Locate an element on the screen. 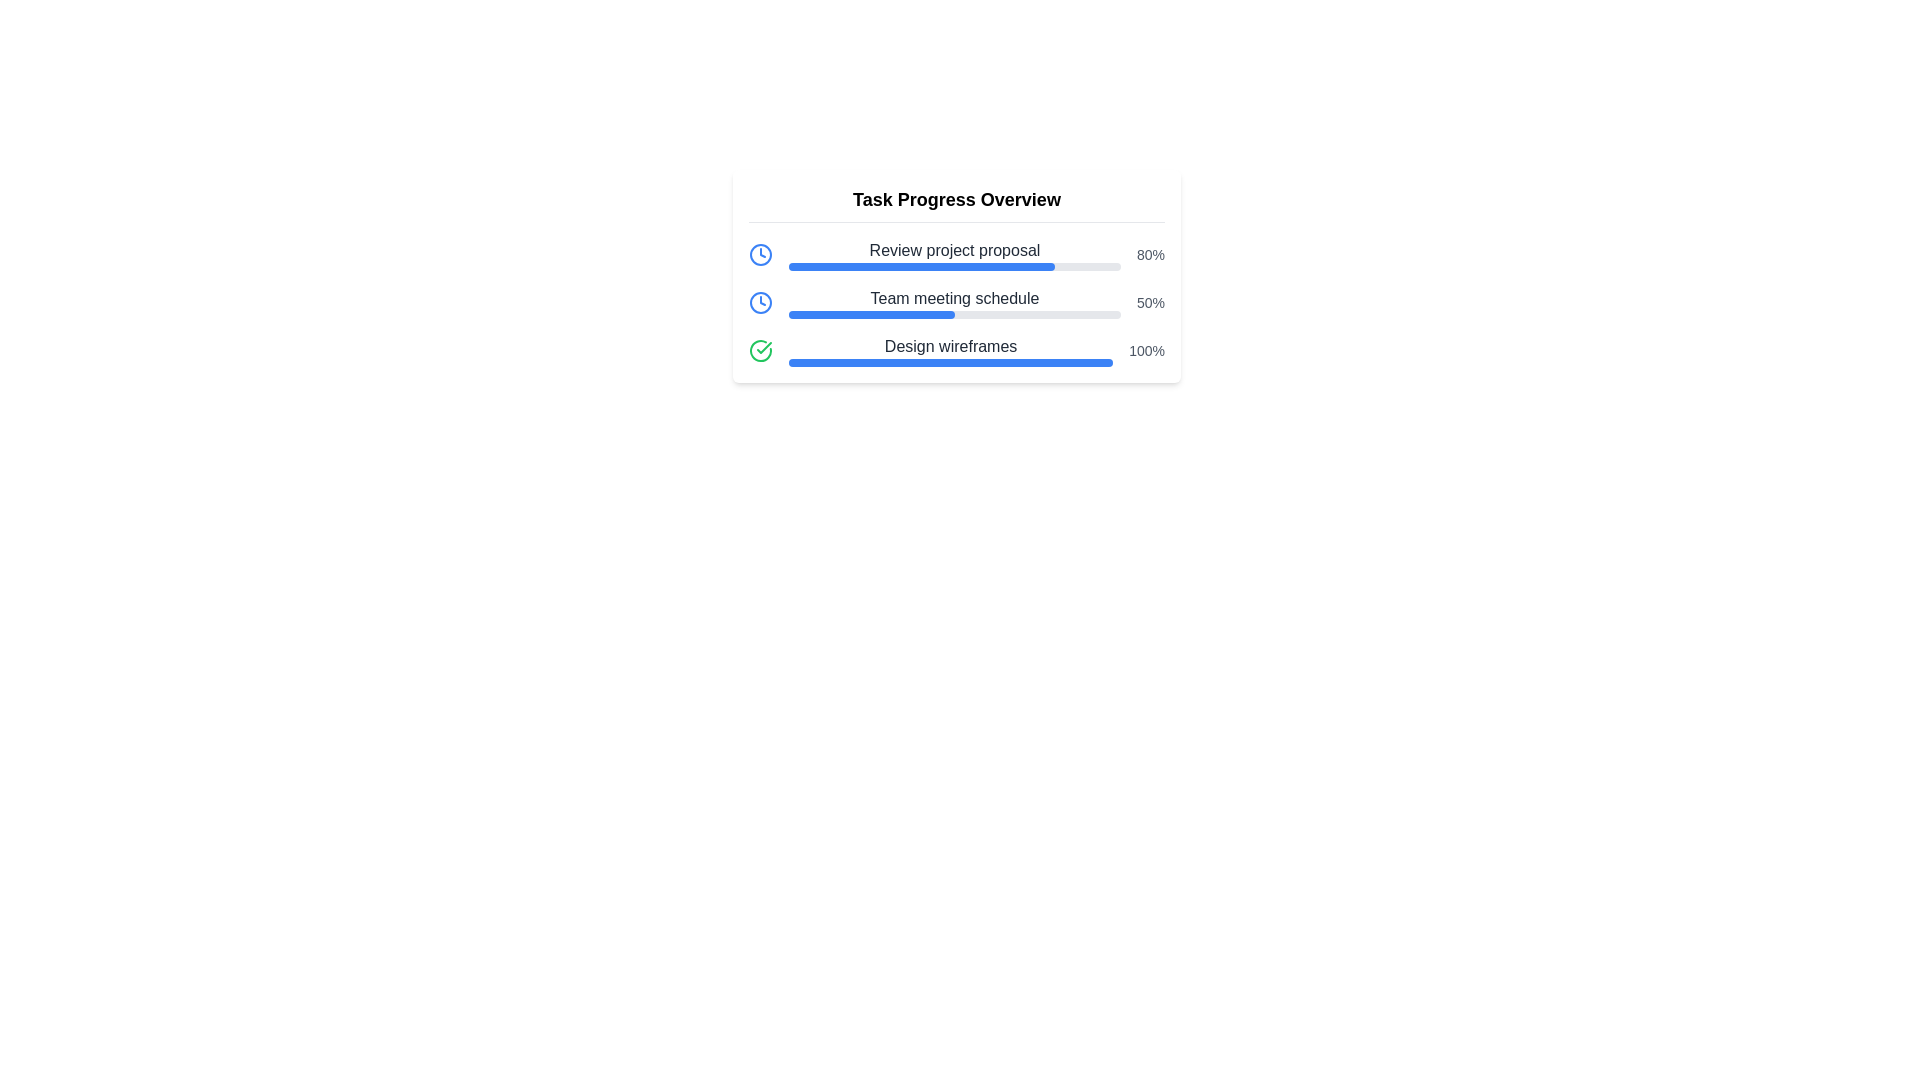 The width and height of the screenshot is (1920, 1080). the text label displaying 'Review project proposal', which is part of the task progress overview and aligned to the left of a progress bar is located at coordinates (954, 249).